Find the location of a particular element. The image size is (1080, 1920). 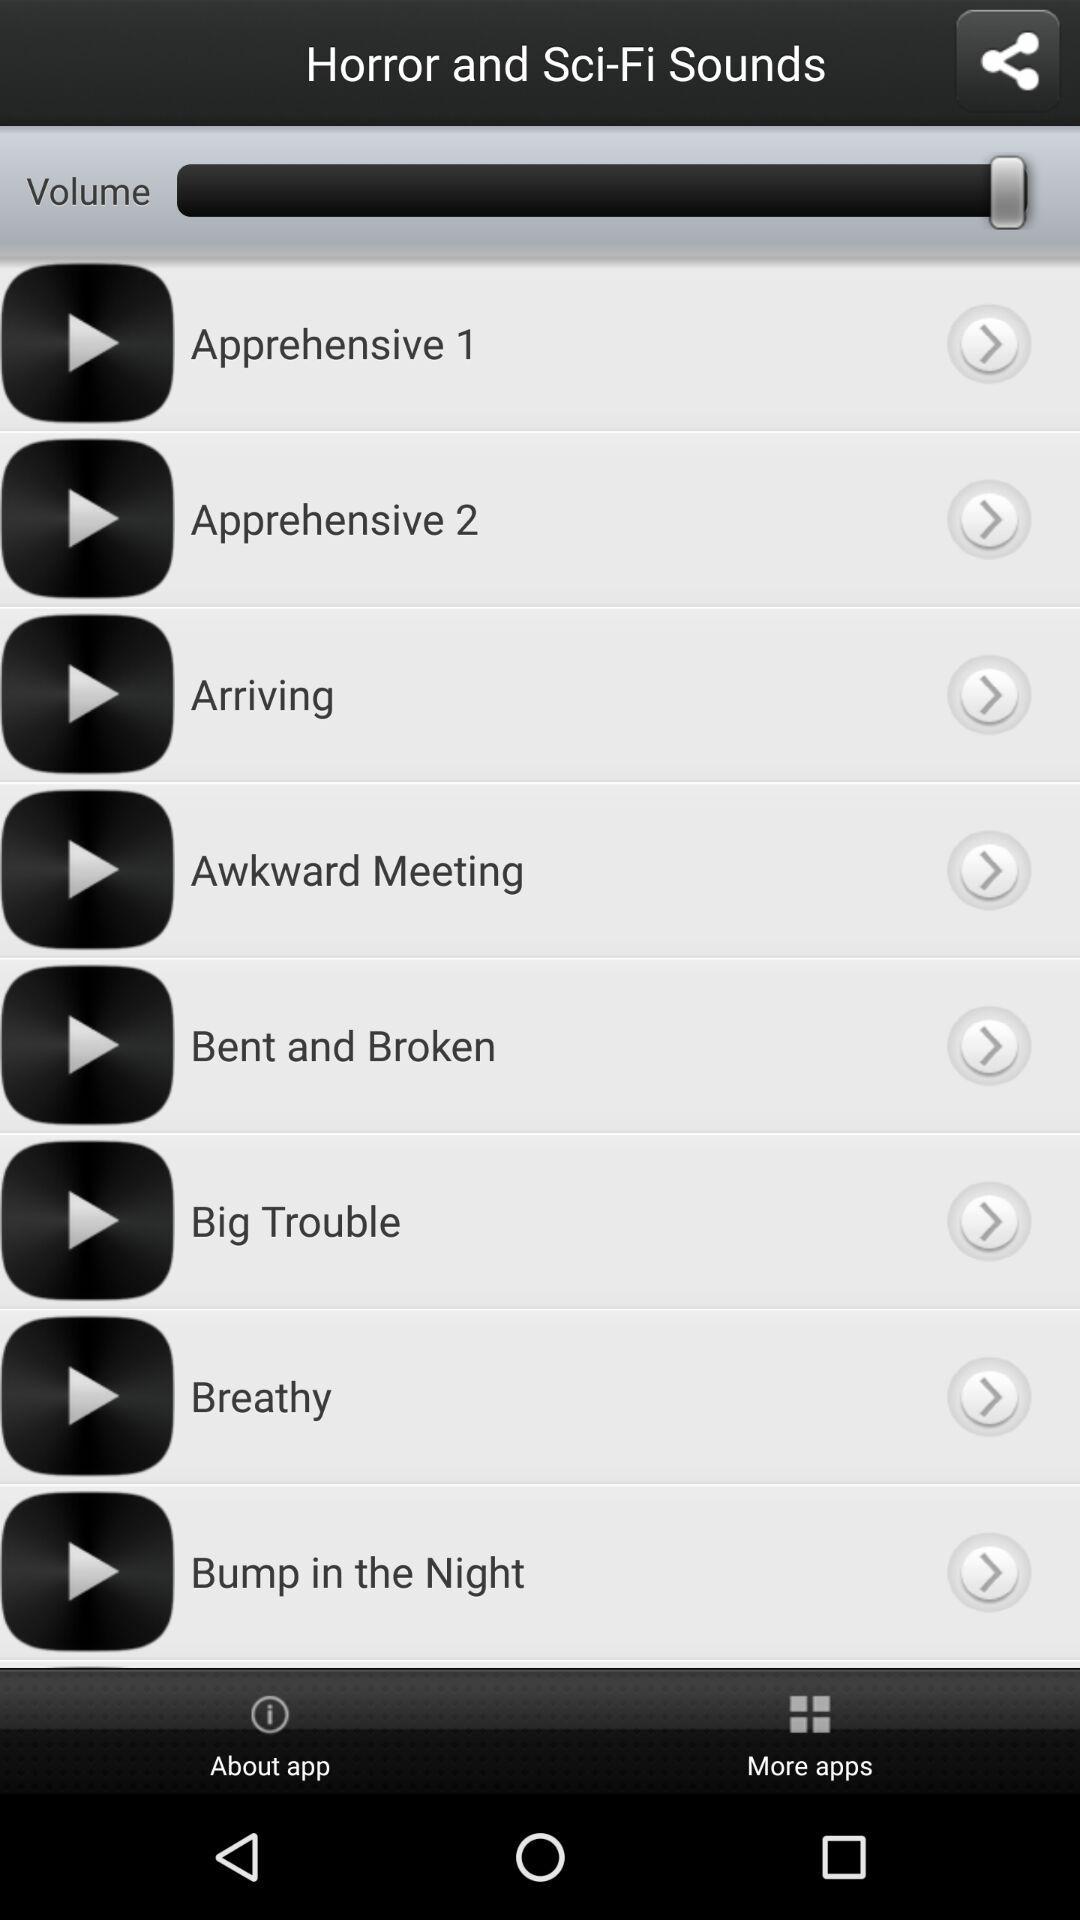

this item is located at coordinates (987, 518).